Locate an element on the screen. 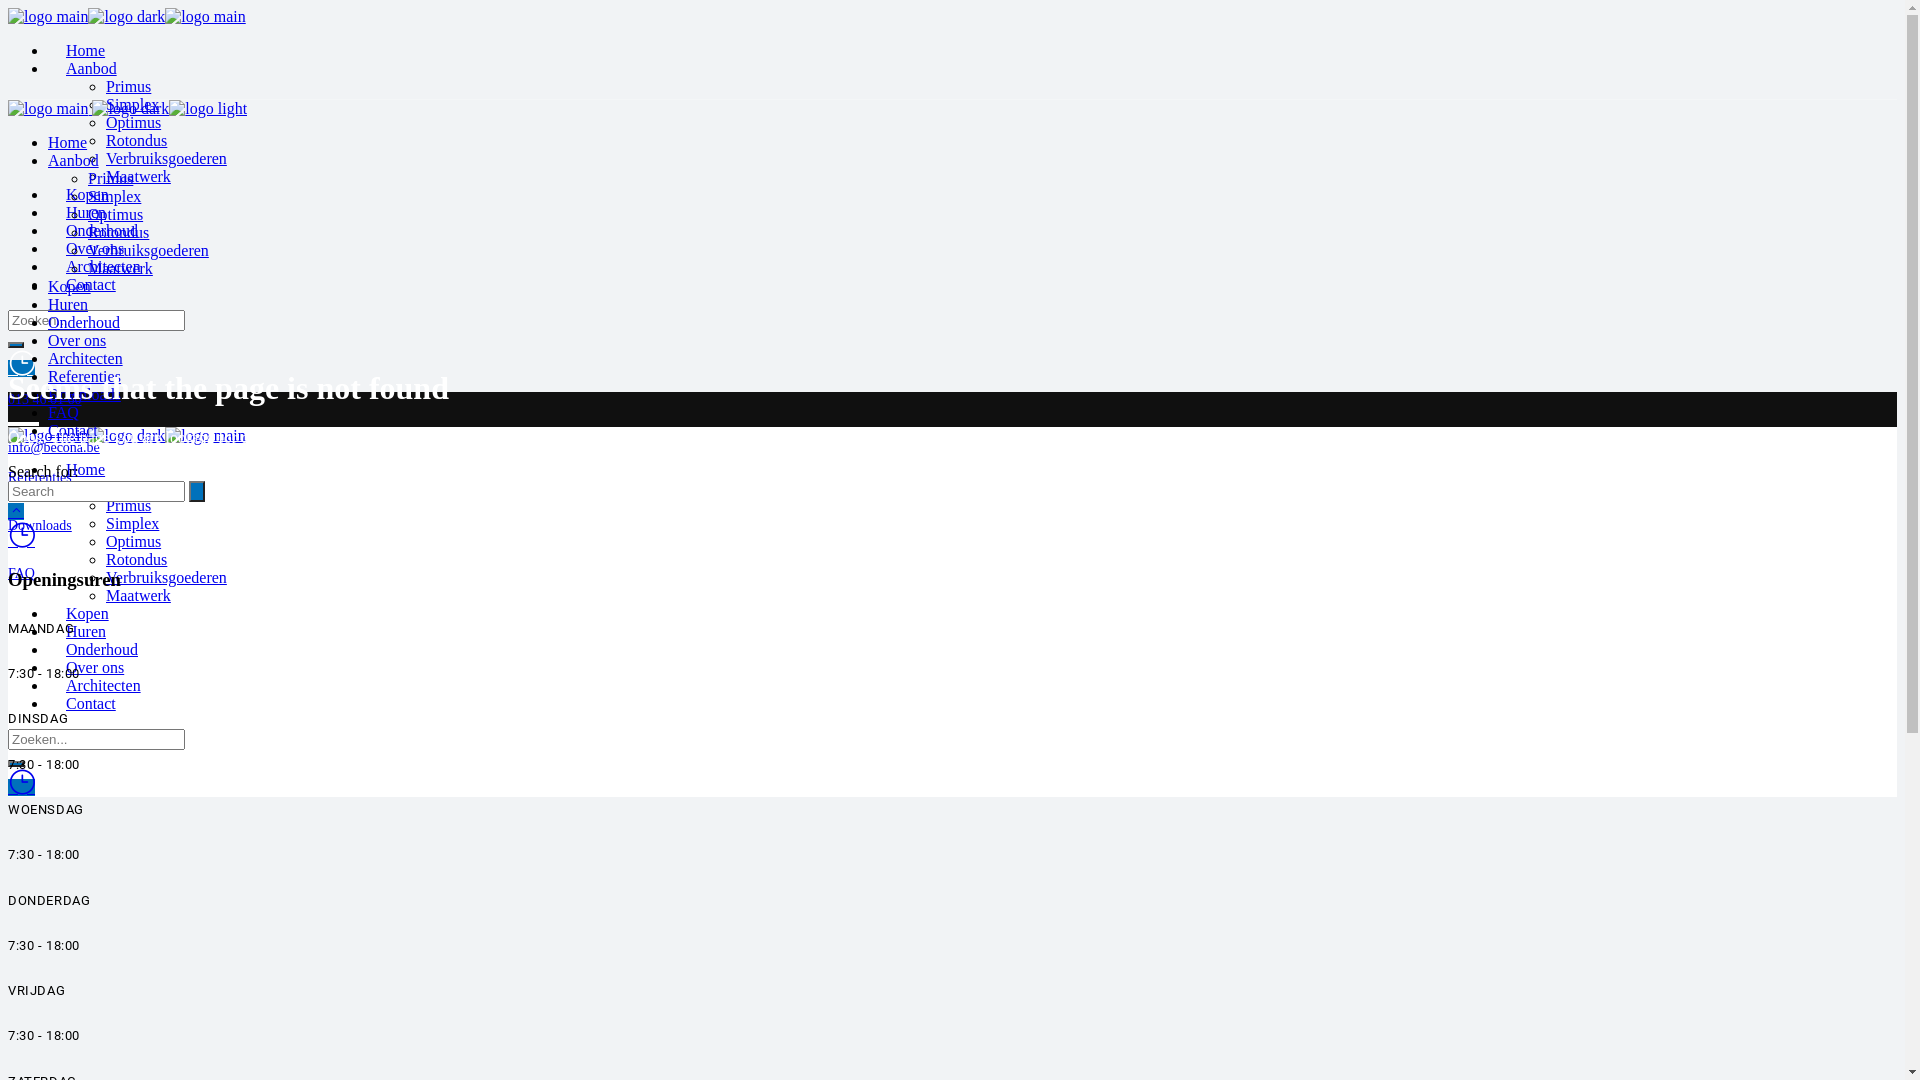 The width and height of the screenshot is (1920, 1080). '013 46 01 60' is located at coordinates (8, 399).